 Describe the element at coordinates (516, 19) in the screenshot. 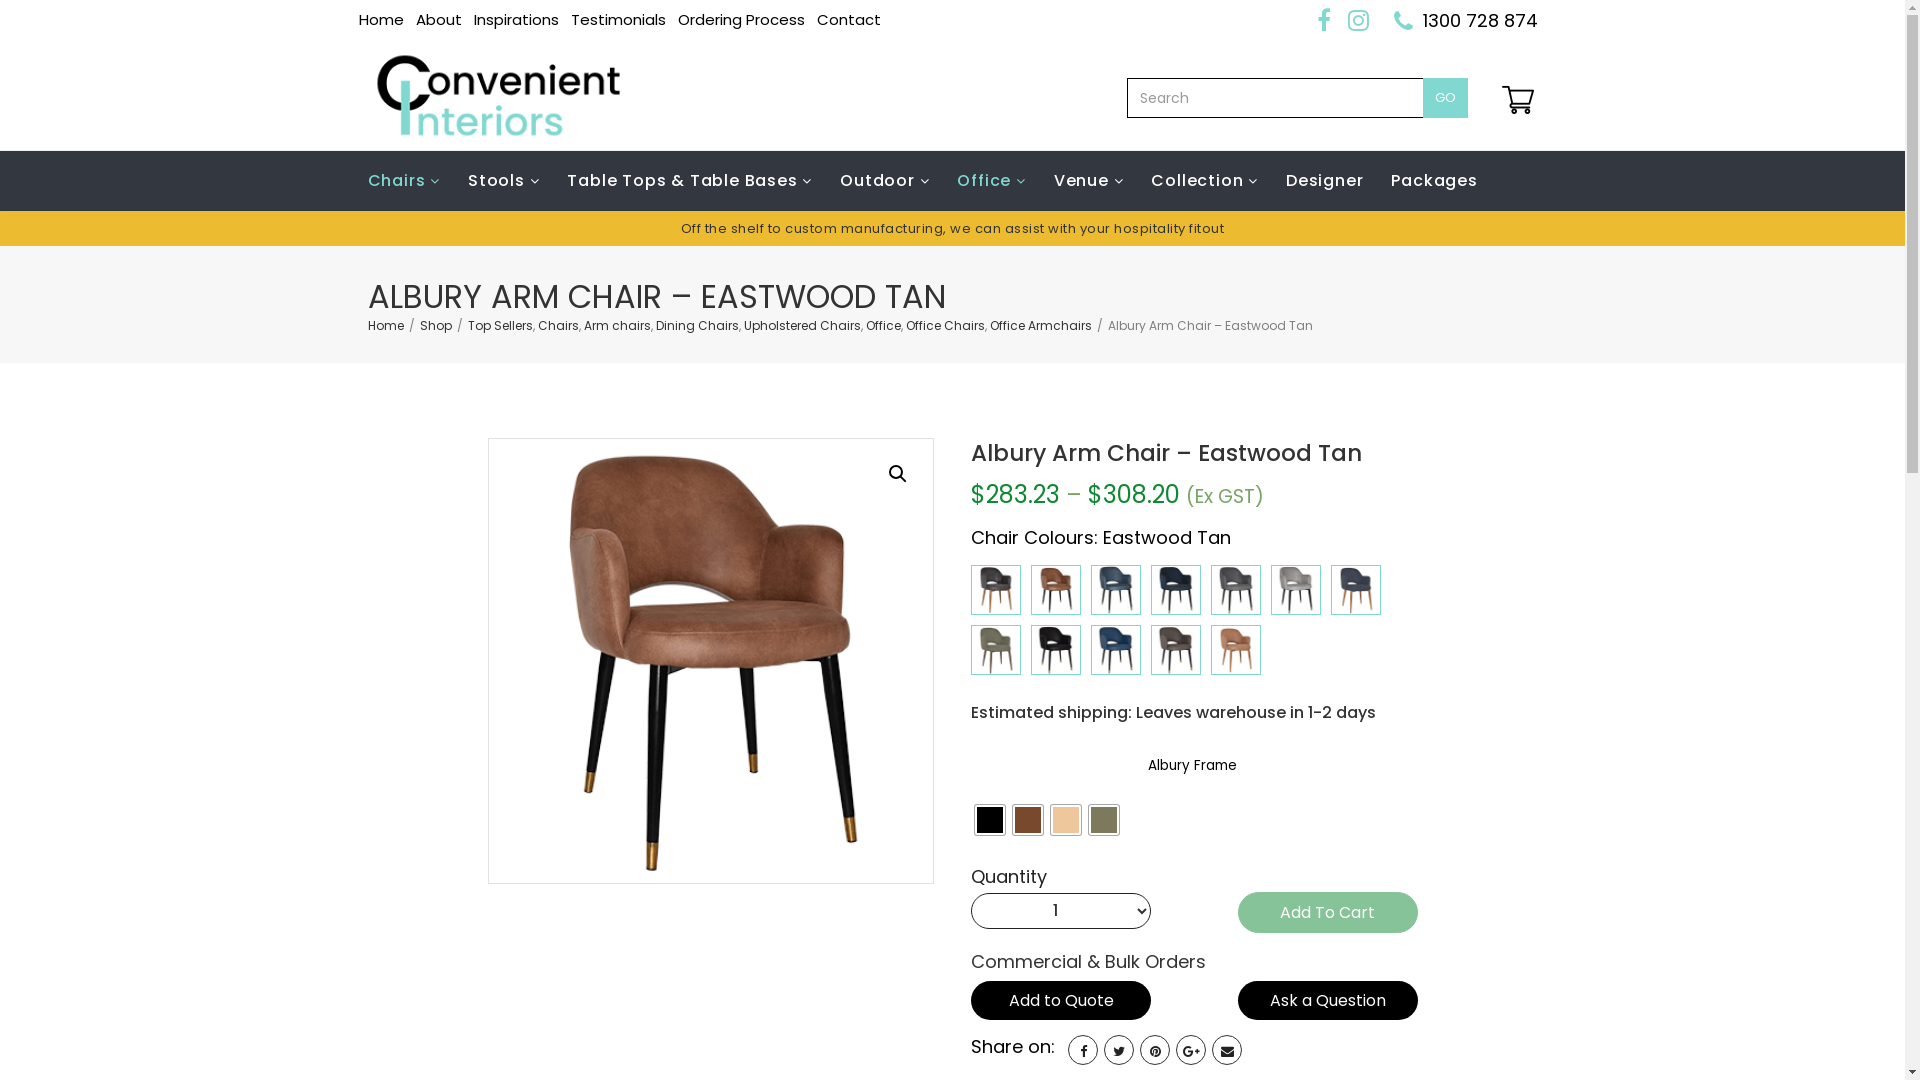

I see `'Inspirations'` at that location.